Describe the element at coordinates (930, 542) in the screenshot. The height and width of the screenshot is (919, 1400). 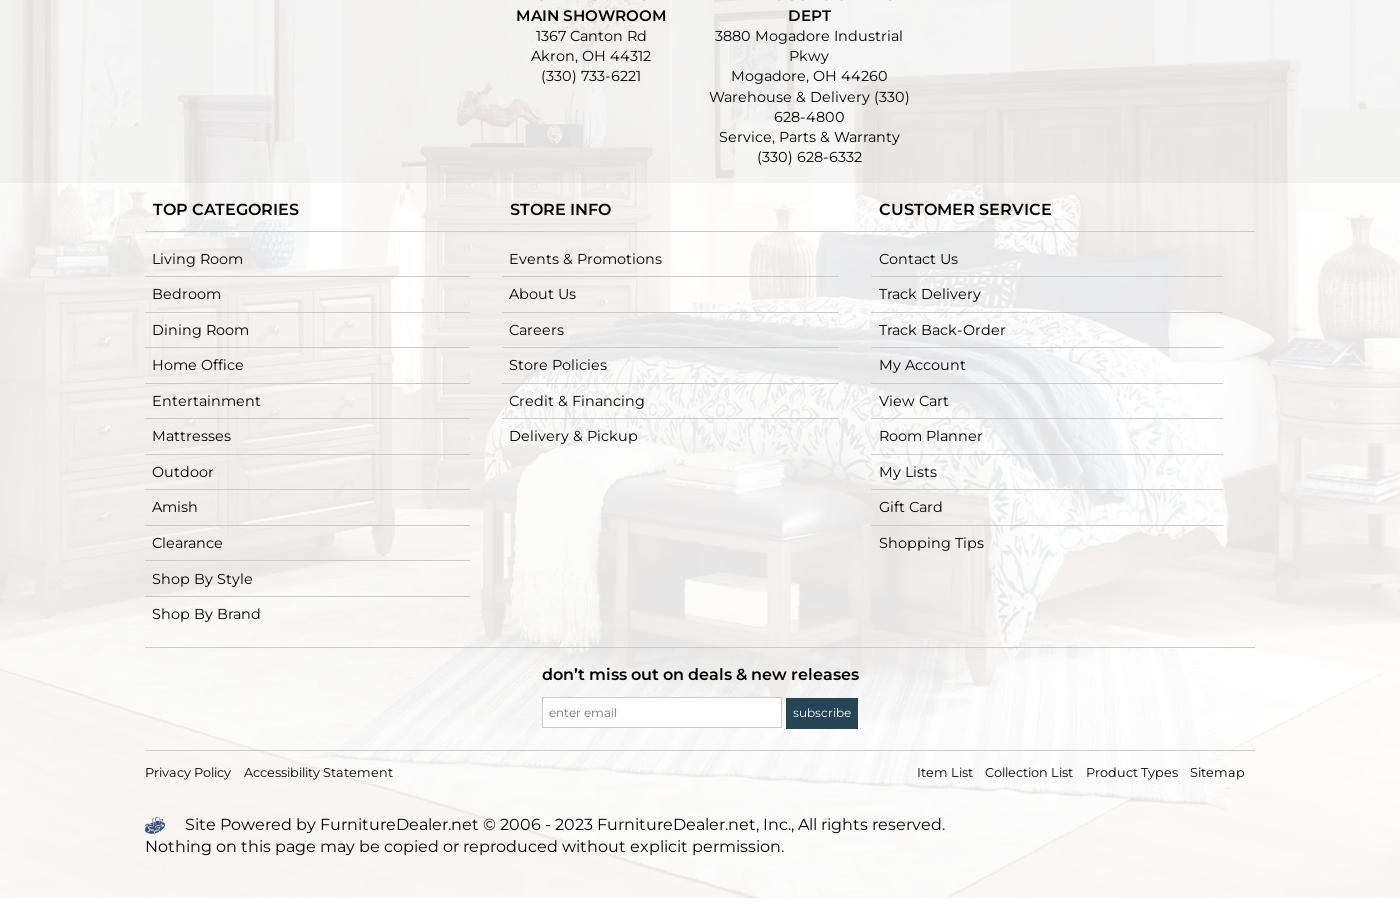
I see `'Shopping Tips'` at that location.